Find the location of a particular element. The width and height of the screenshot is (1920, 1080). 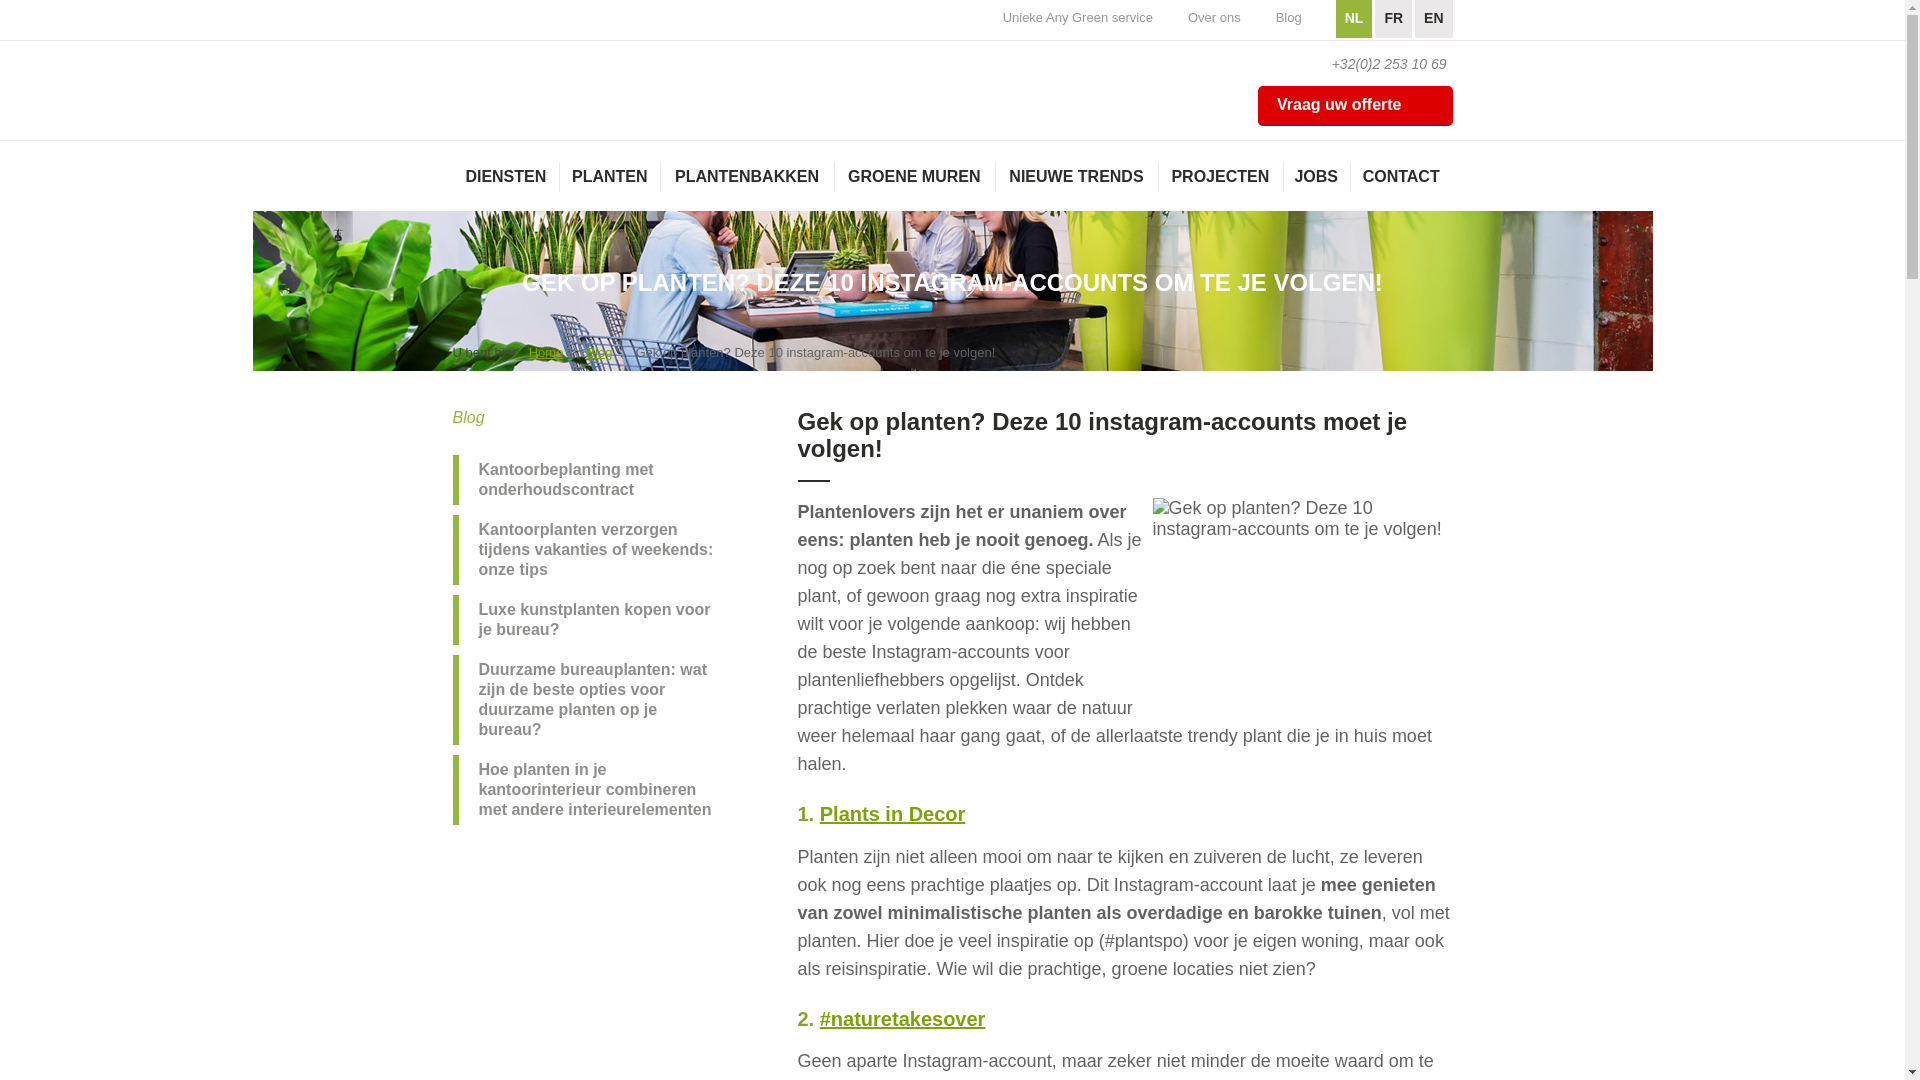

'Luxe kunstplanten kopen voor je bureau?' is located at coordinates (590, 619).